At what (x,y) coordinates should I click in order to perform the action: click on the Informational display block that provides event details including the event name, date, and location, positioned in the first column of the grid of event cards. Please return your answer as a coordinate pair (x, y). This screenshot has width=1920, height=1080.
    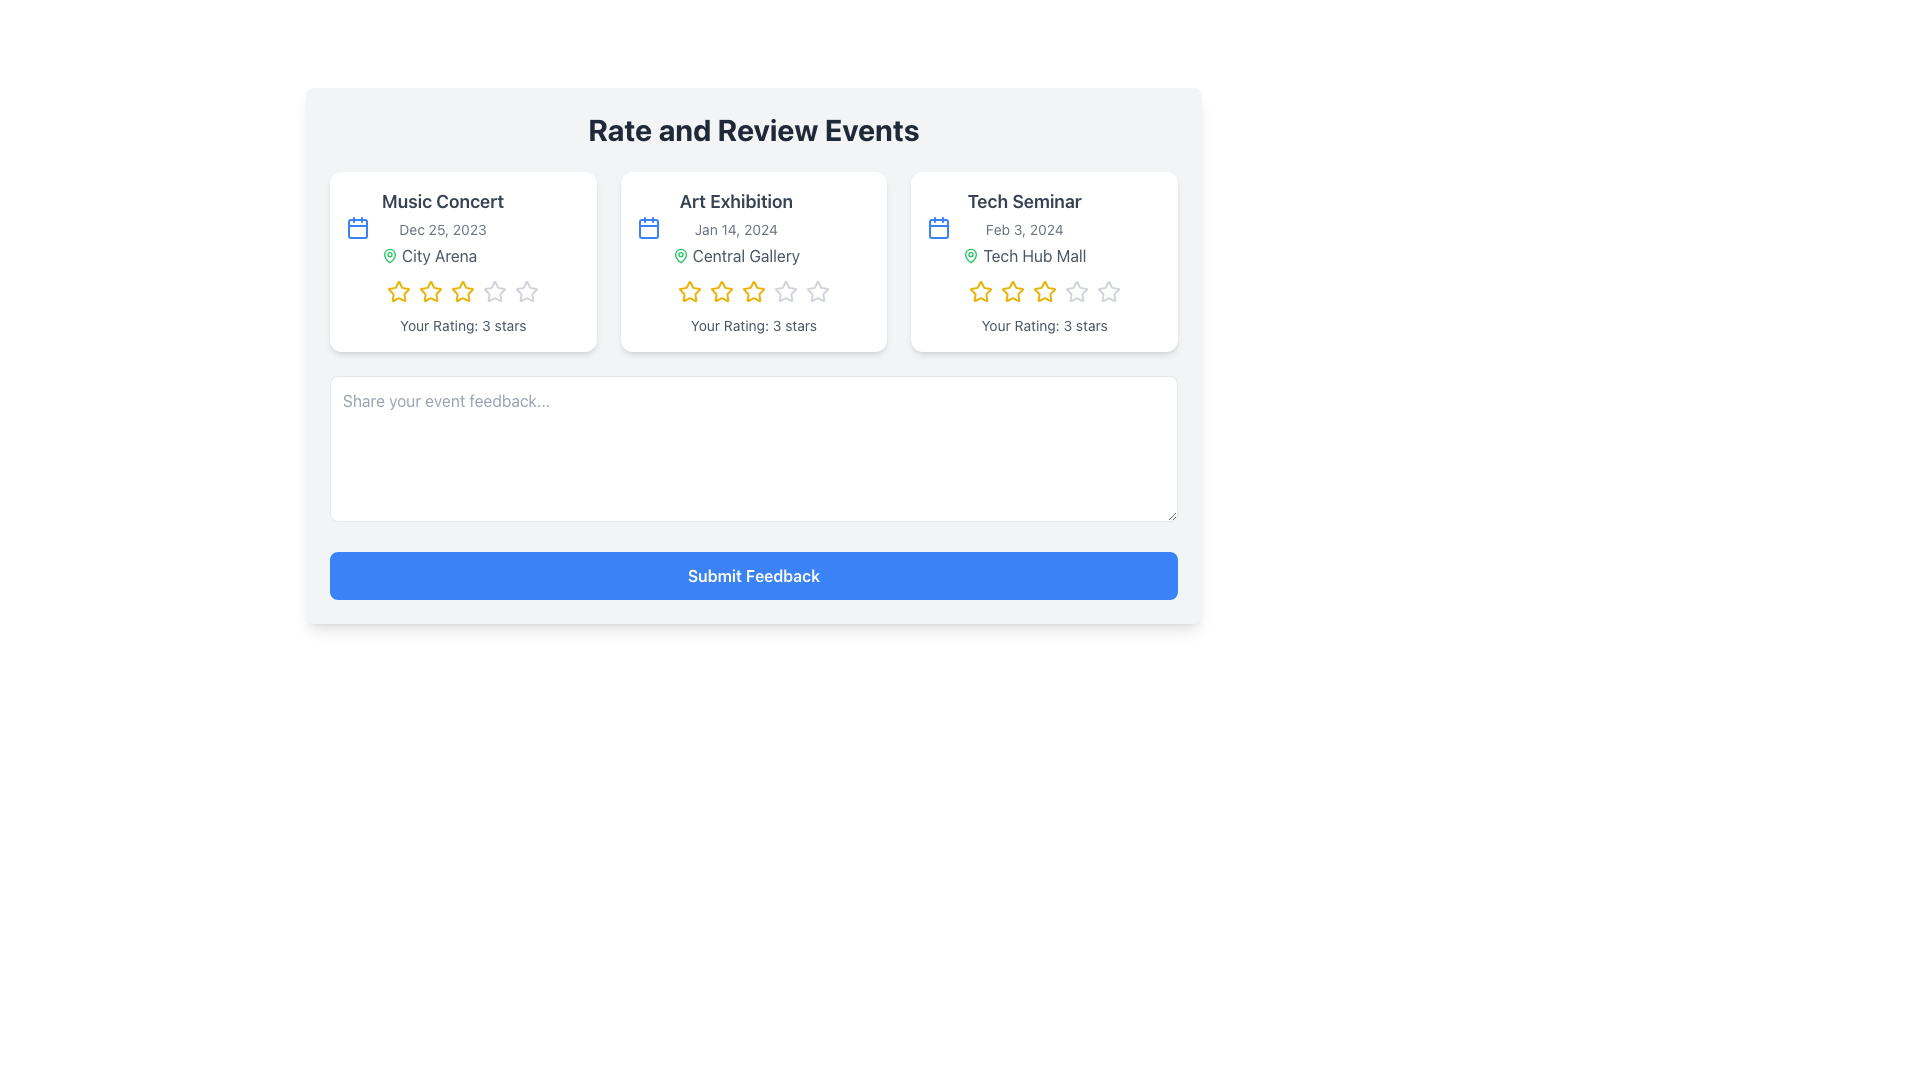
    Looking at the image, I should click on (462, 226).